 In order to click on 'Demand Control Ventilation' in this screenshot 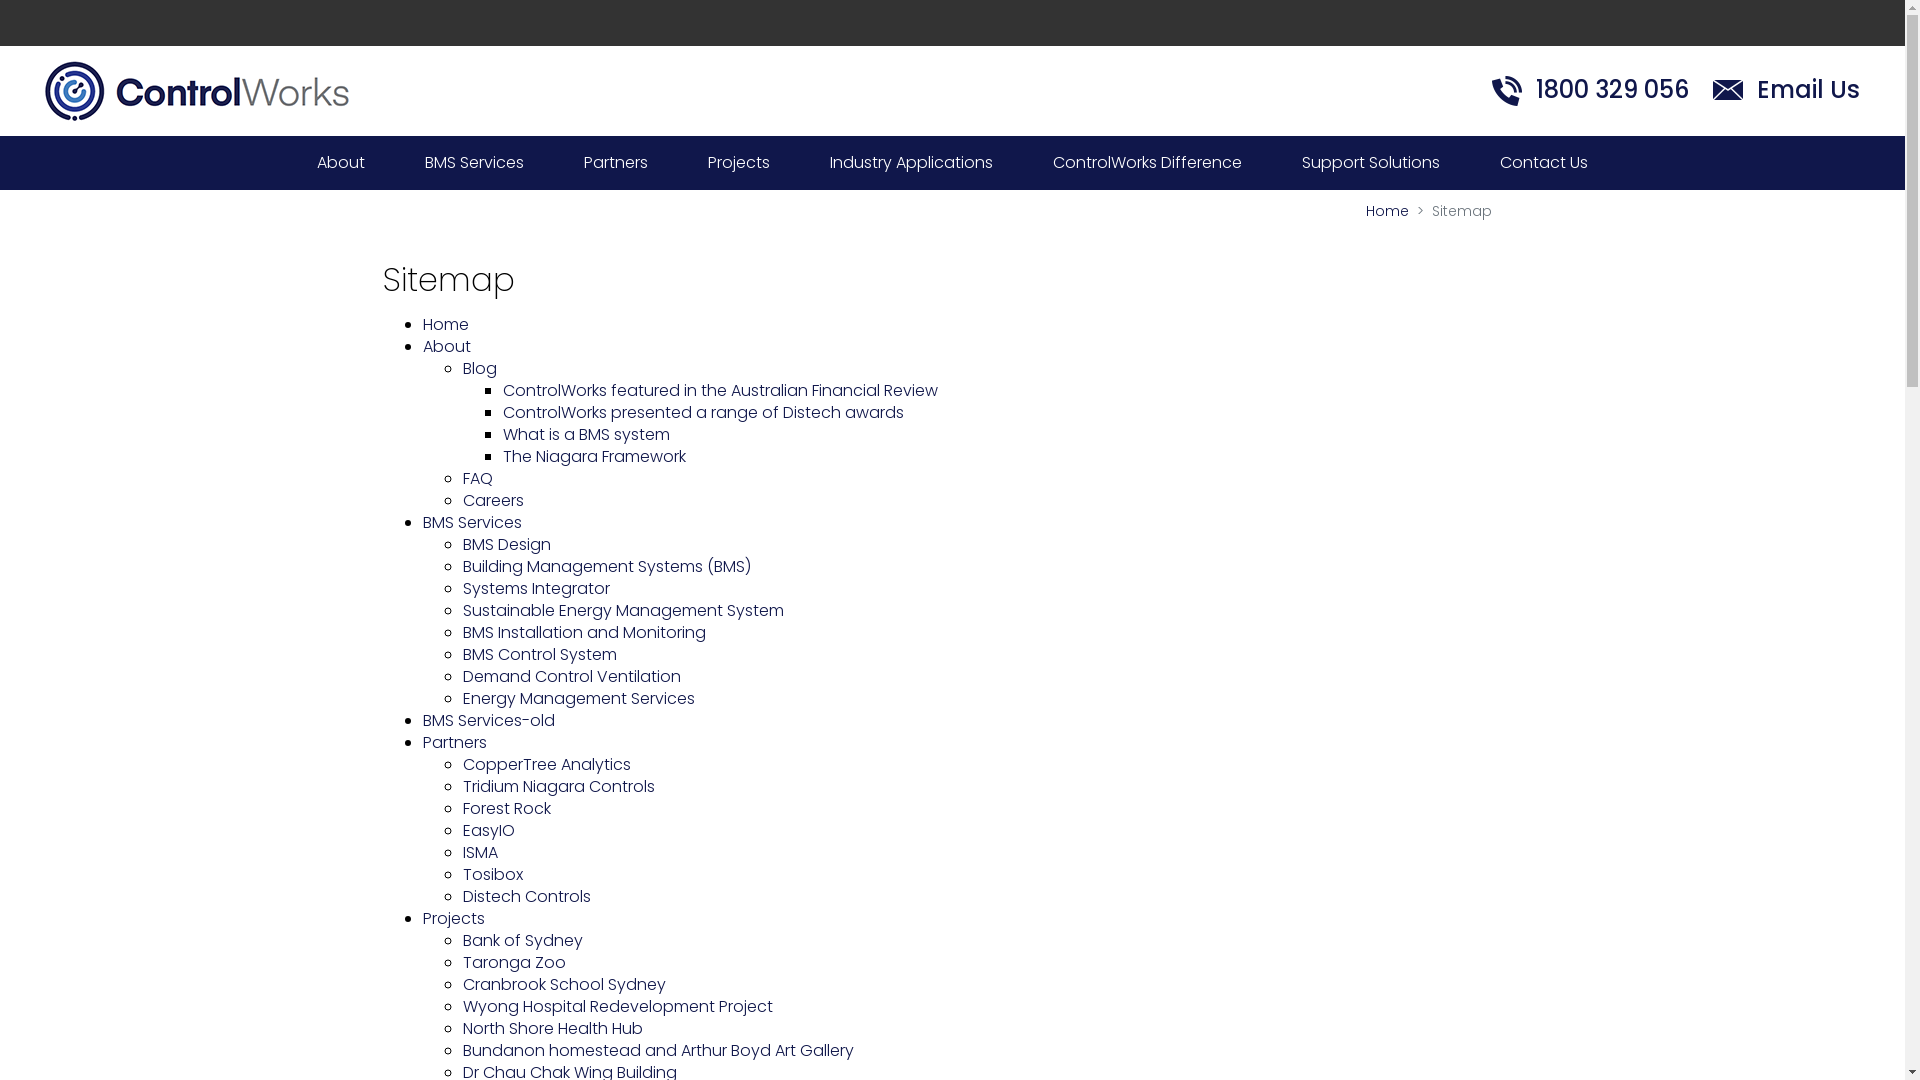, I will do `click(460, 675)`.